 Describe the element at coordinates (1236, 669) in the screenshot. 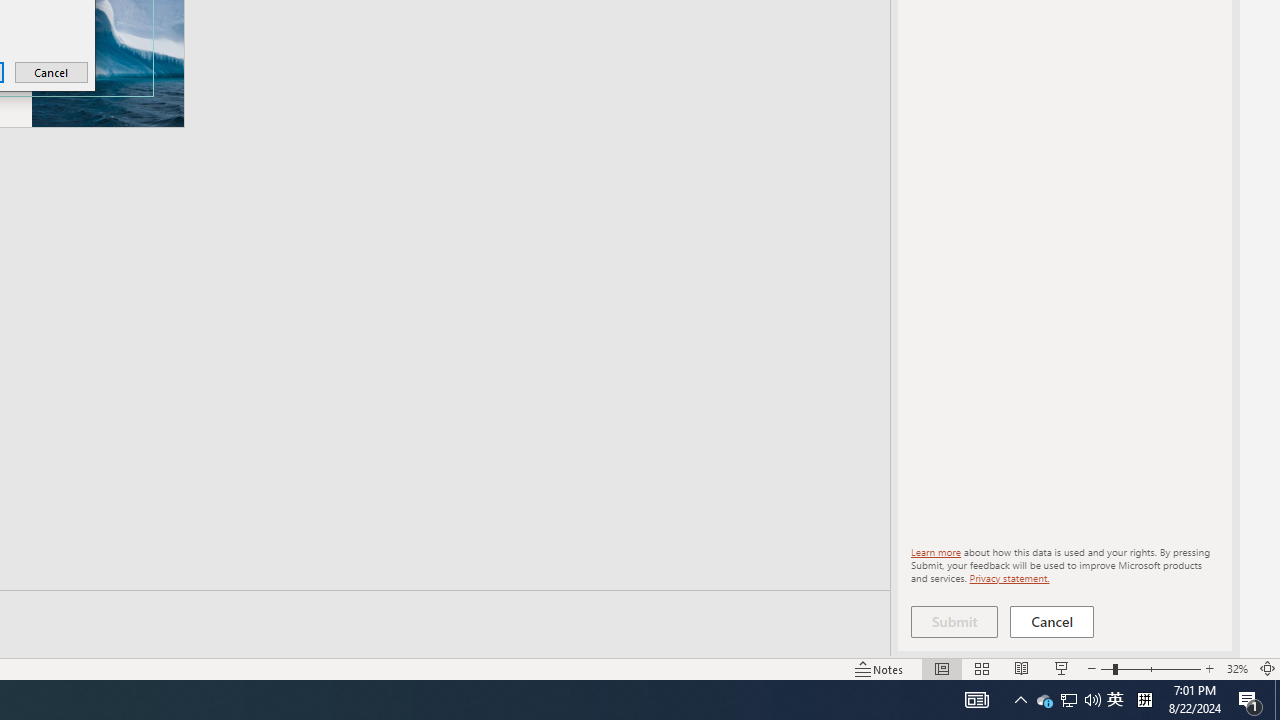

I see `'Zoom 32%'` at that location.